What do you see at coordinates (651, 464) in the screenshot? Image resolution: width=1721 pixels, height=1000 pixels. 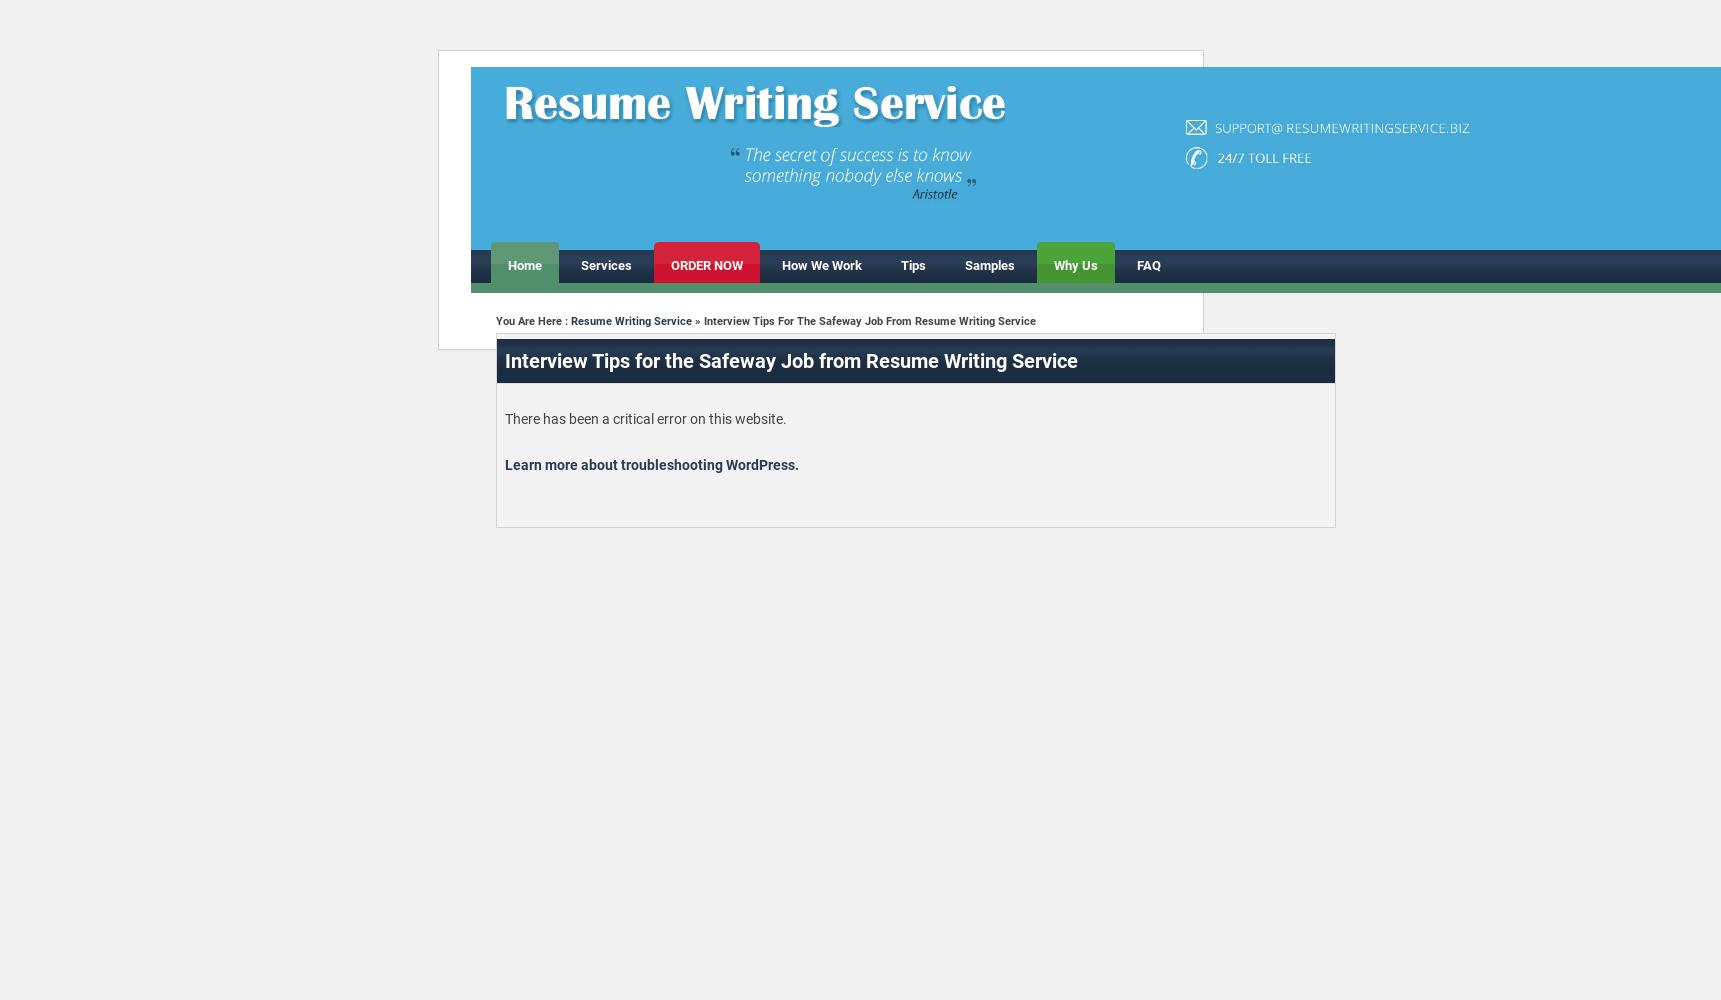 I see `'Learn more about troubleshooting WordPress.'` at bounding box center [651, 464].